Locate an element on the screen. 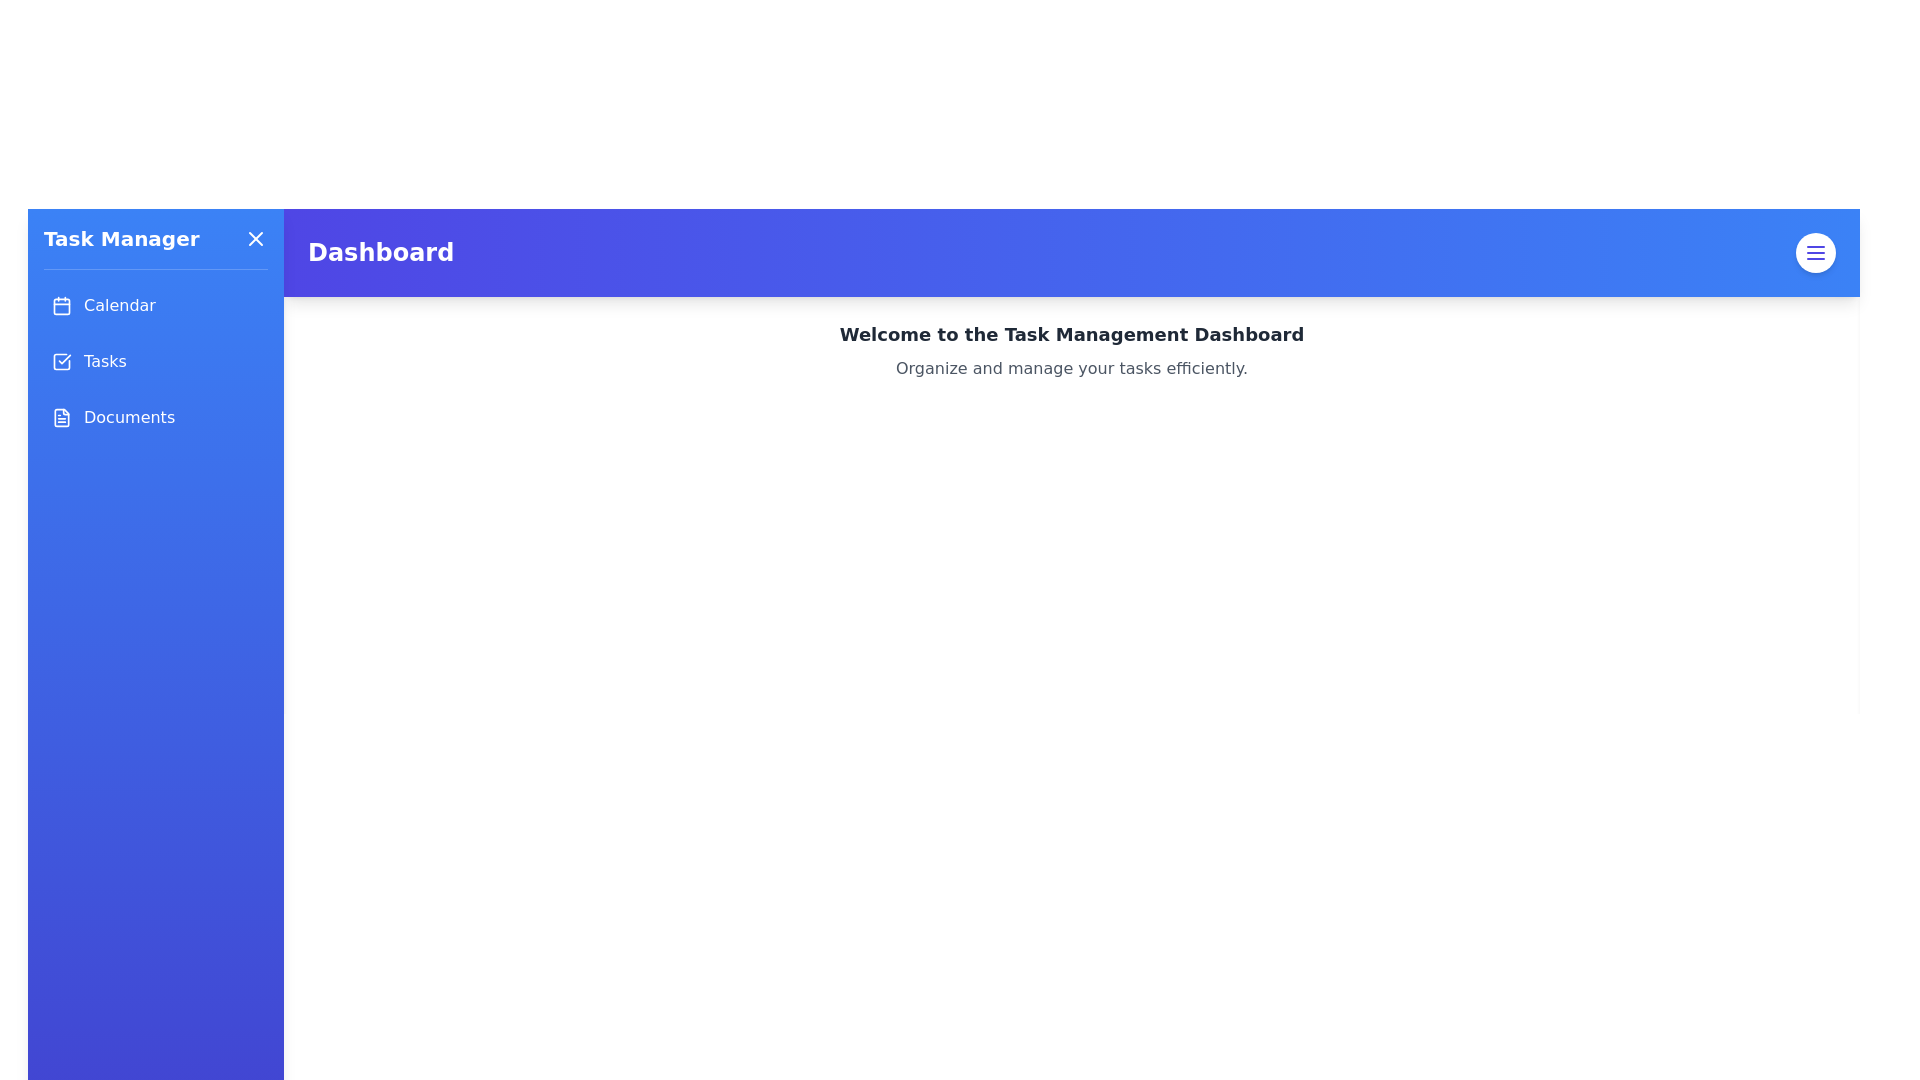 The height and width of the screenshot is (1080, 1920). the close 'X' icon on the header bar of the sidebar related to 'Task Manager' is located at coordinates (155, 246).